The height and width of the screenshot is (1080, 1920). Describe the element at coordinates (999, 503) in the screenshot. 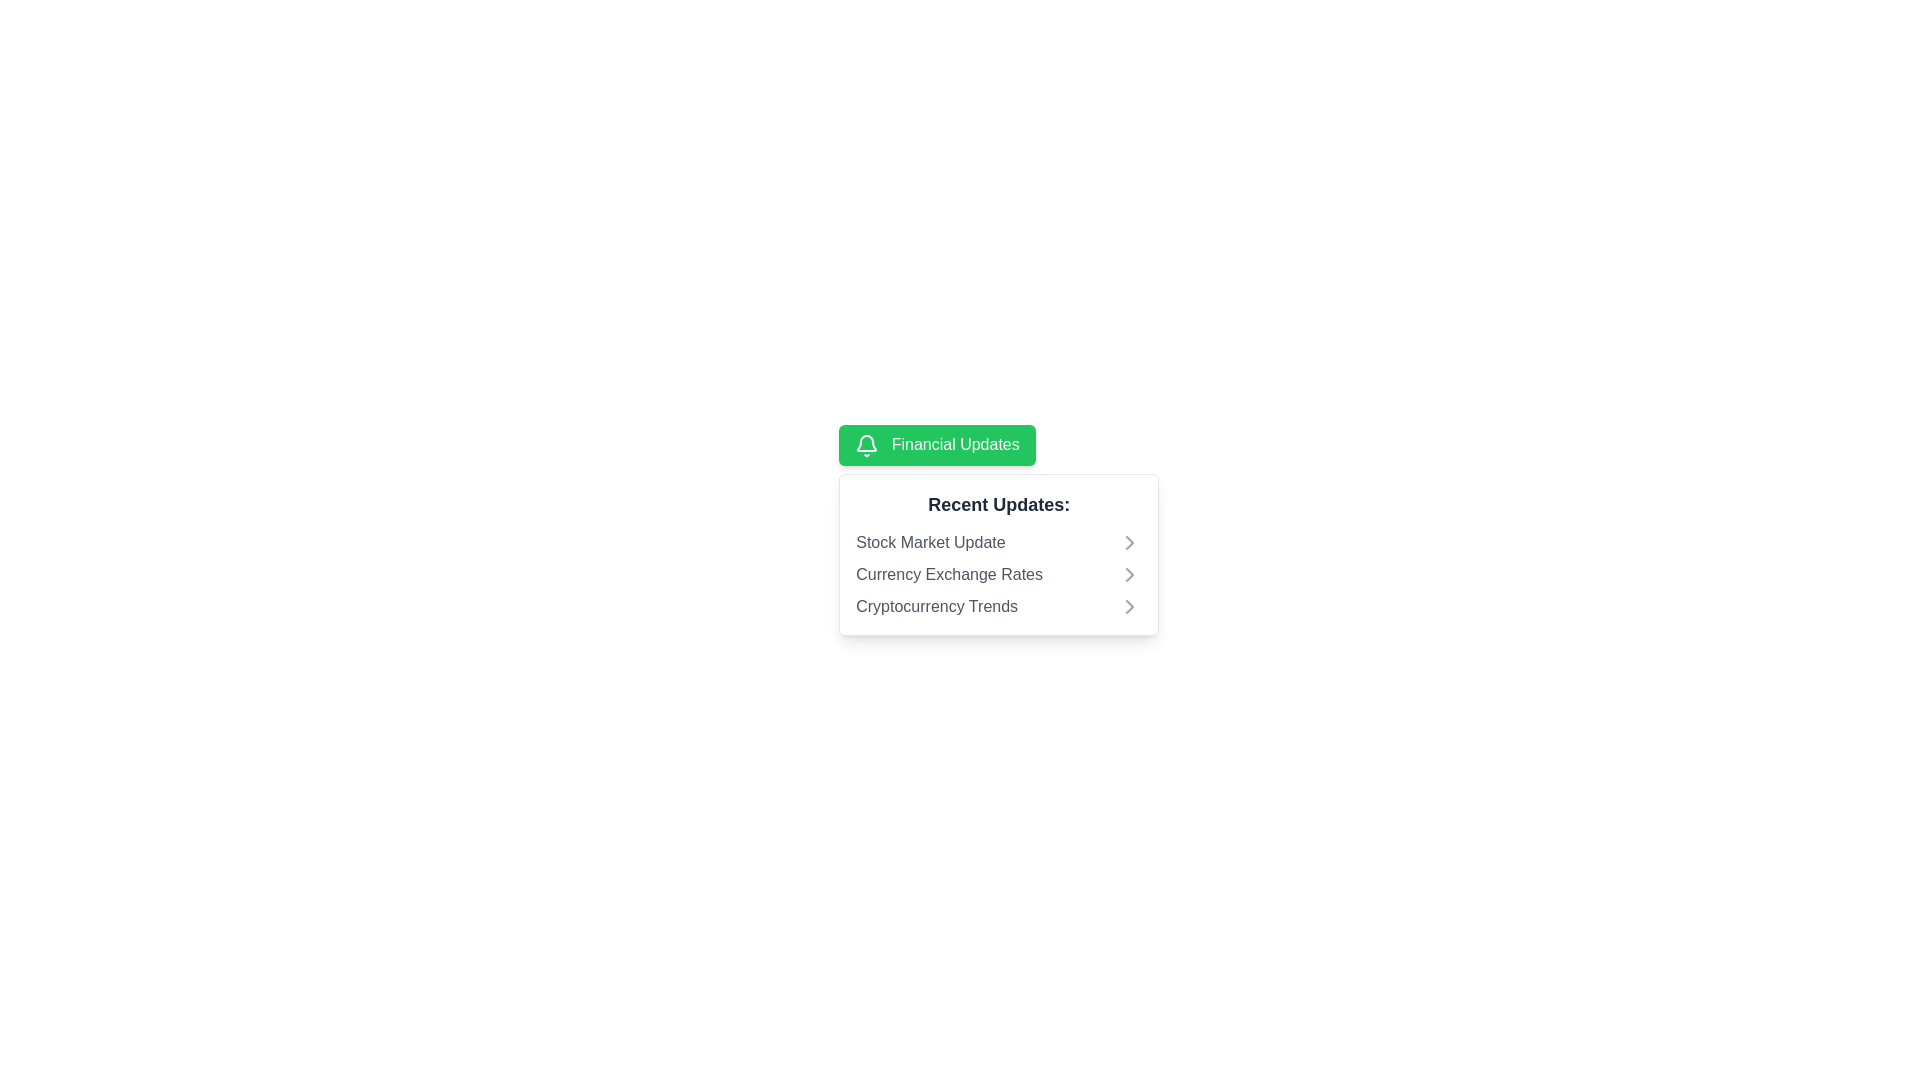

I see `the bold text header labeled 'Recent Updates:' which is prominently positioned at the top of the updates list` at that location.